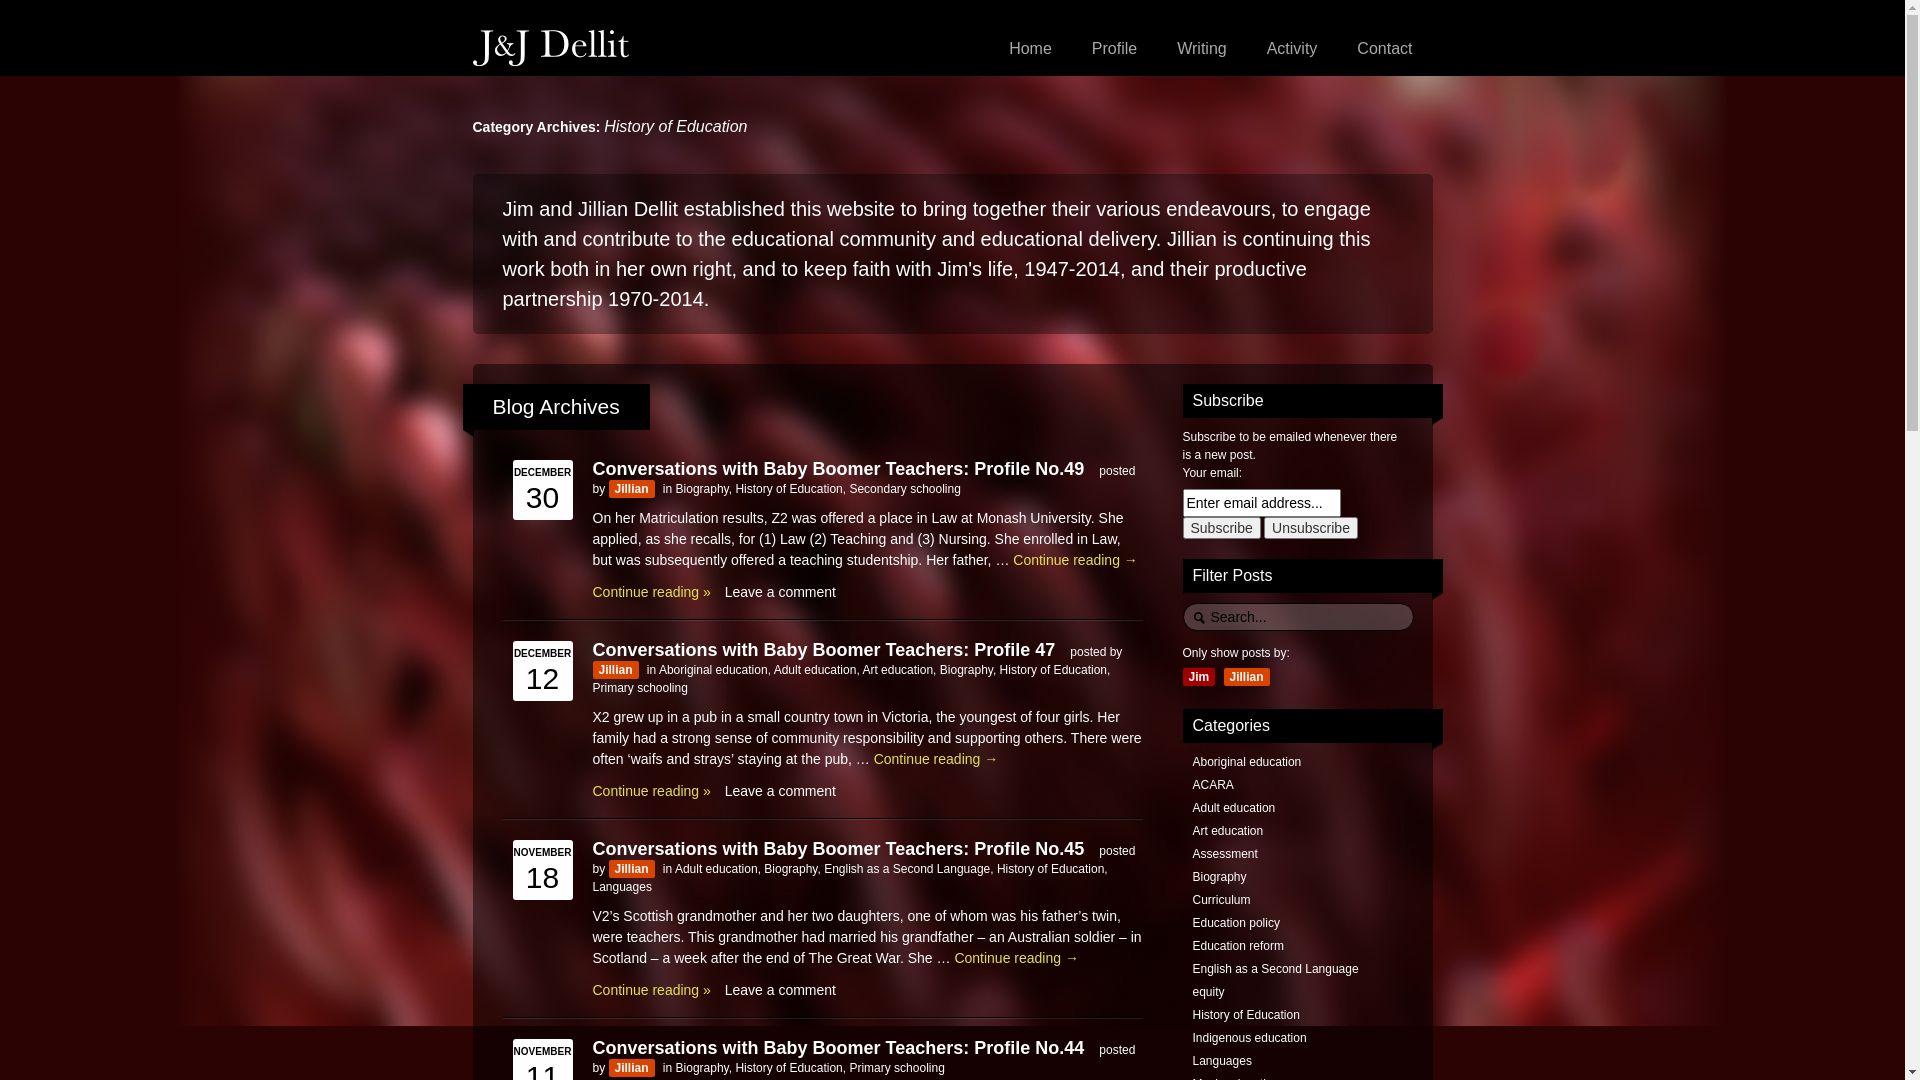 This screenshot has width=1920, height=1080. What do you see at coordinates (1292, 48) in the screenshot?
I see `'Activity'` at bounding box center [1292, 48].